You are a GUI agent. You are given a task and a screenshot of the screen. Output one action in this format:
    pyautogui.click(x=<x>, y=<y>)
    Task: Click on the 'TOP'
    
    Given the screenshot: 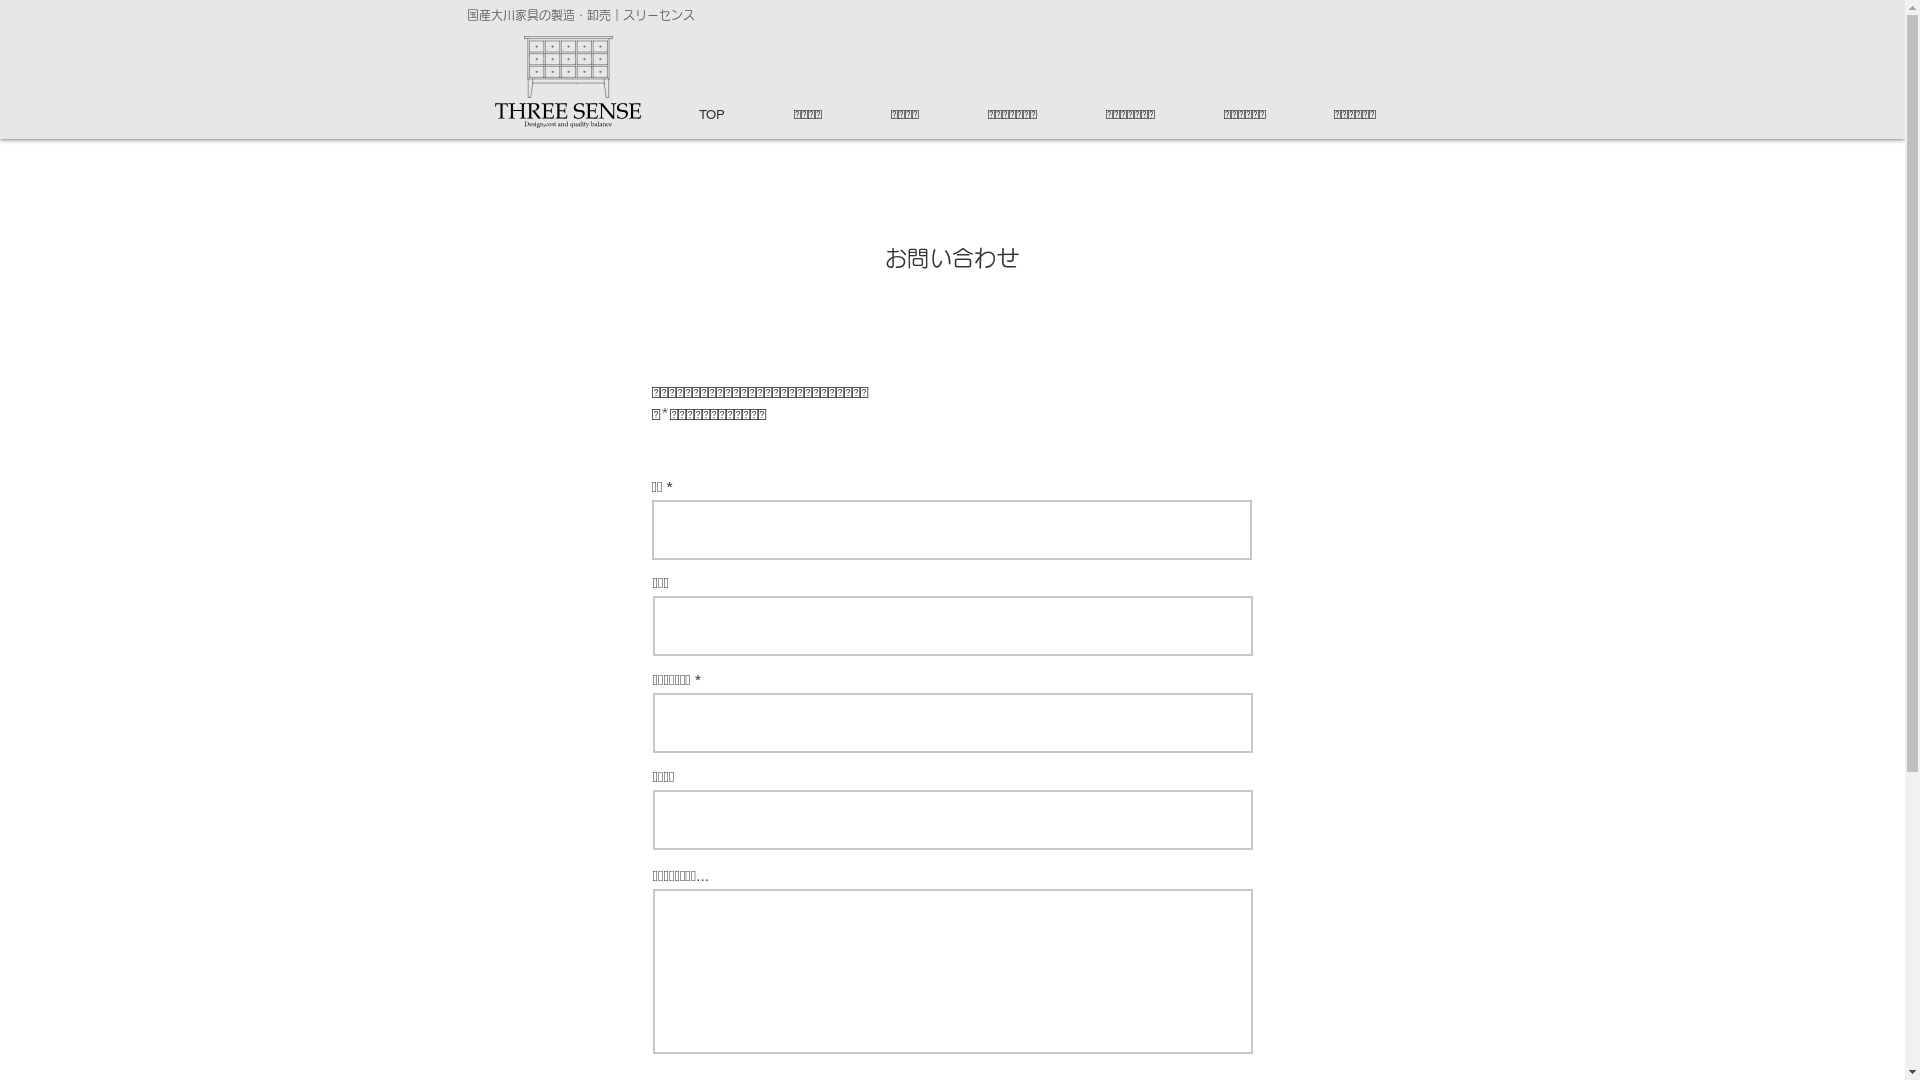 What is the action you would take?
    pyautogui.click(x=730, y=114)
    